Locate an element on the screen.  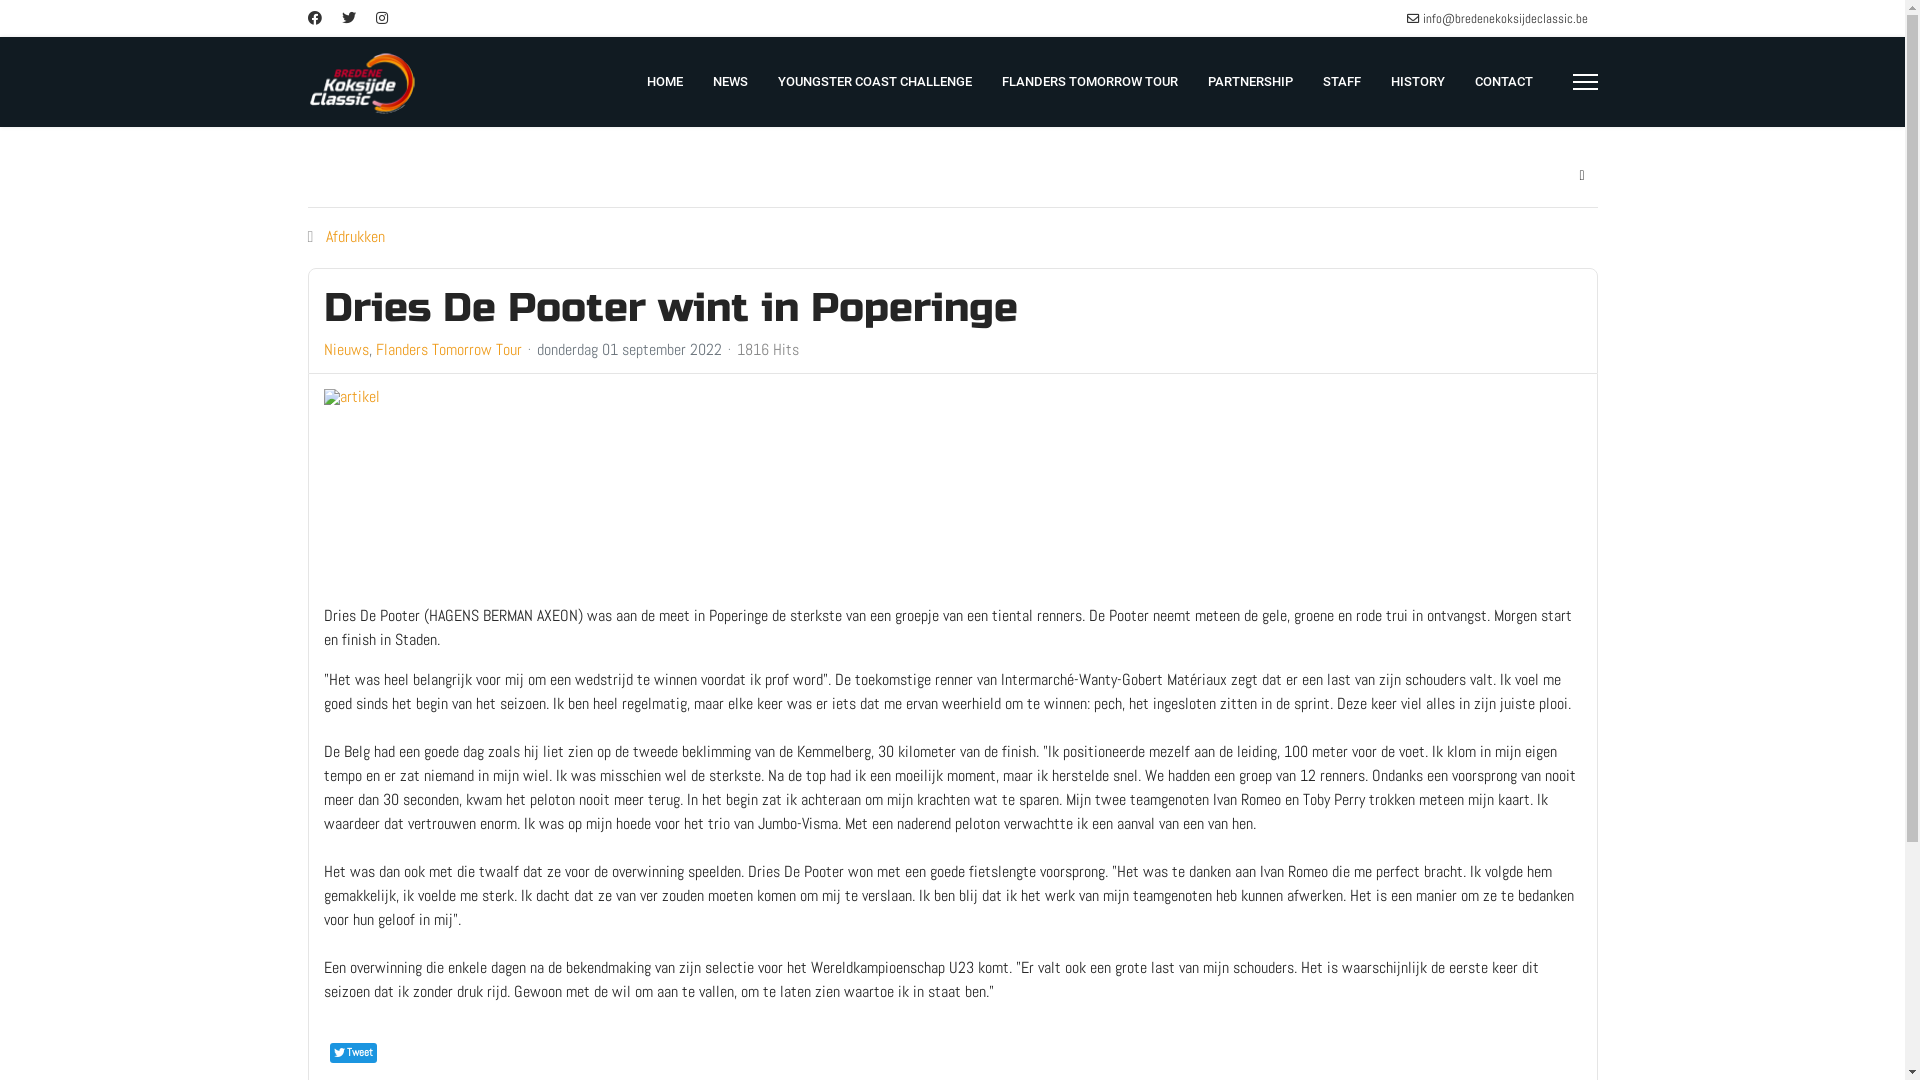
'FLANDERS TOMORROW TOUR' is located at coordinates (1088, 80).